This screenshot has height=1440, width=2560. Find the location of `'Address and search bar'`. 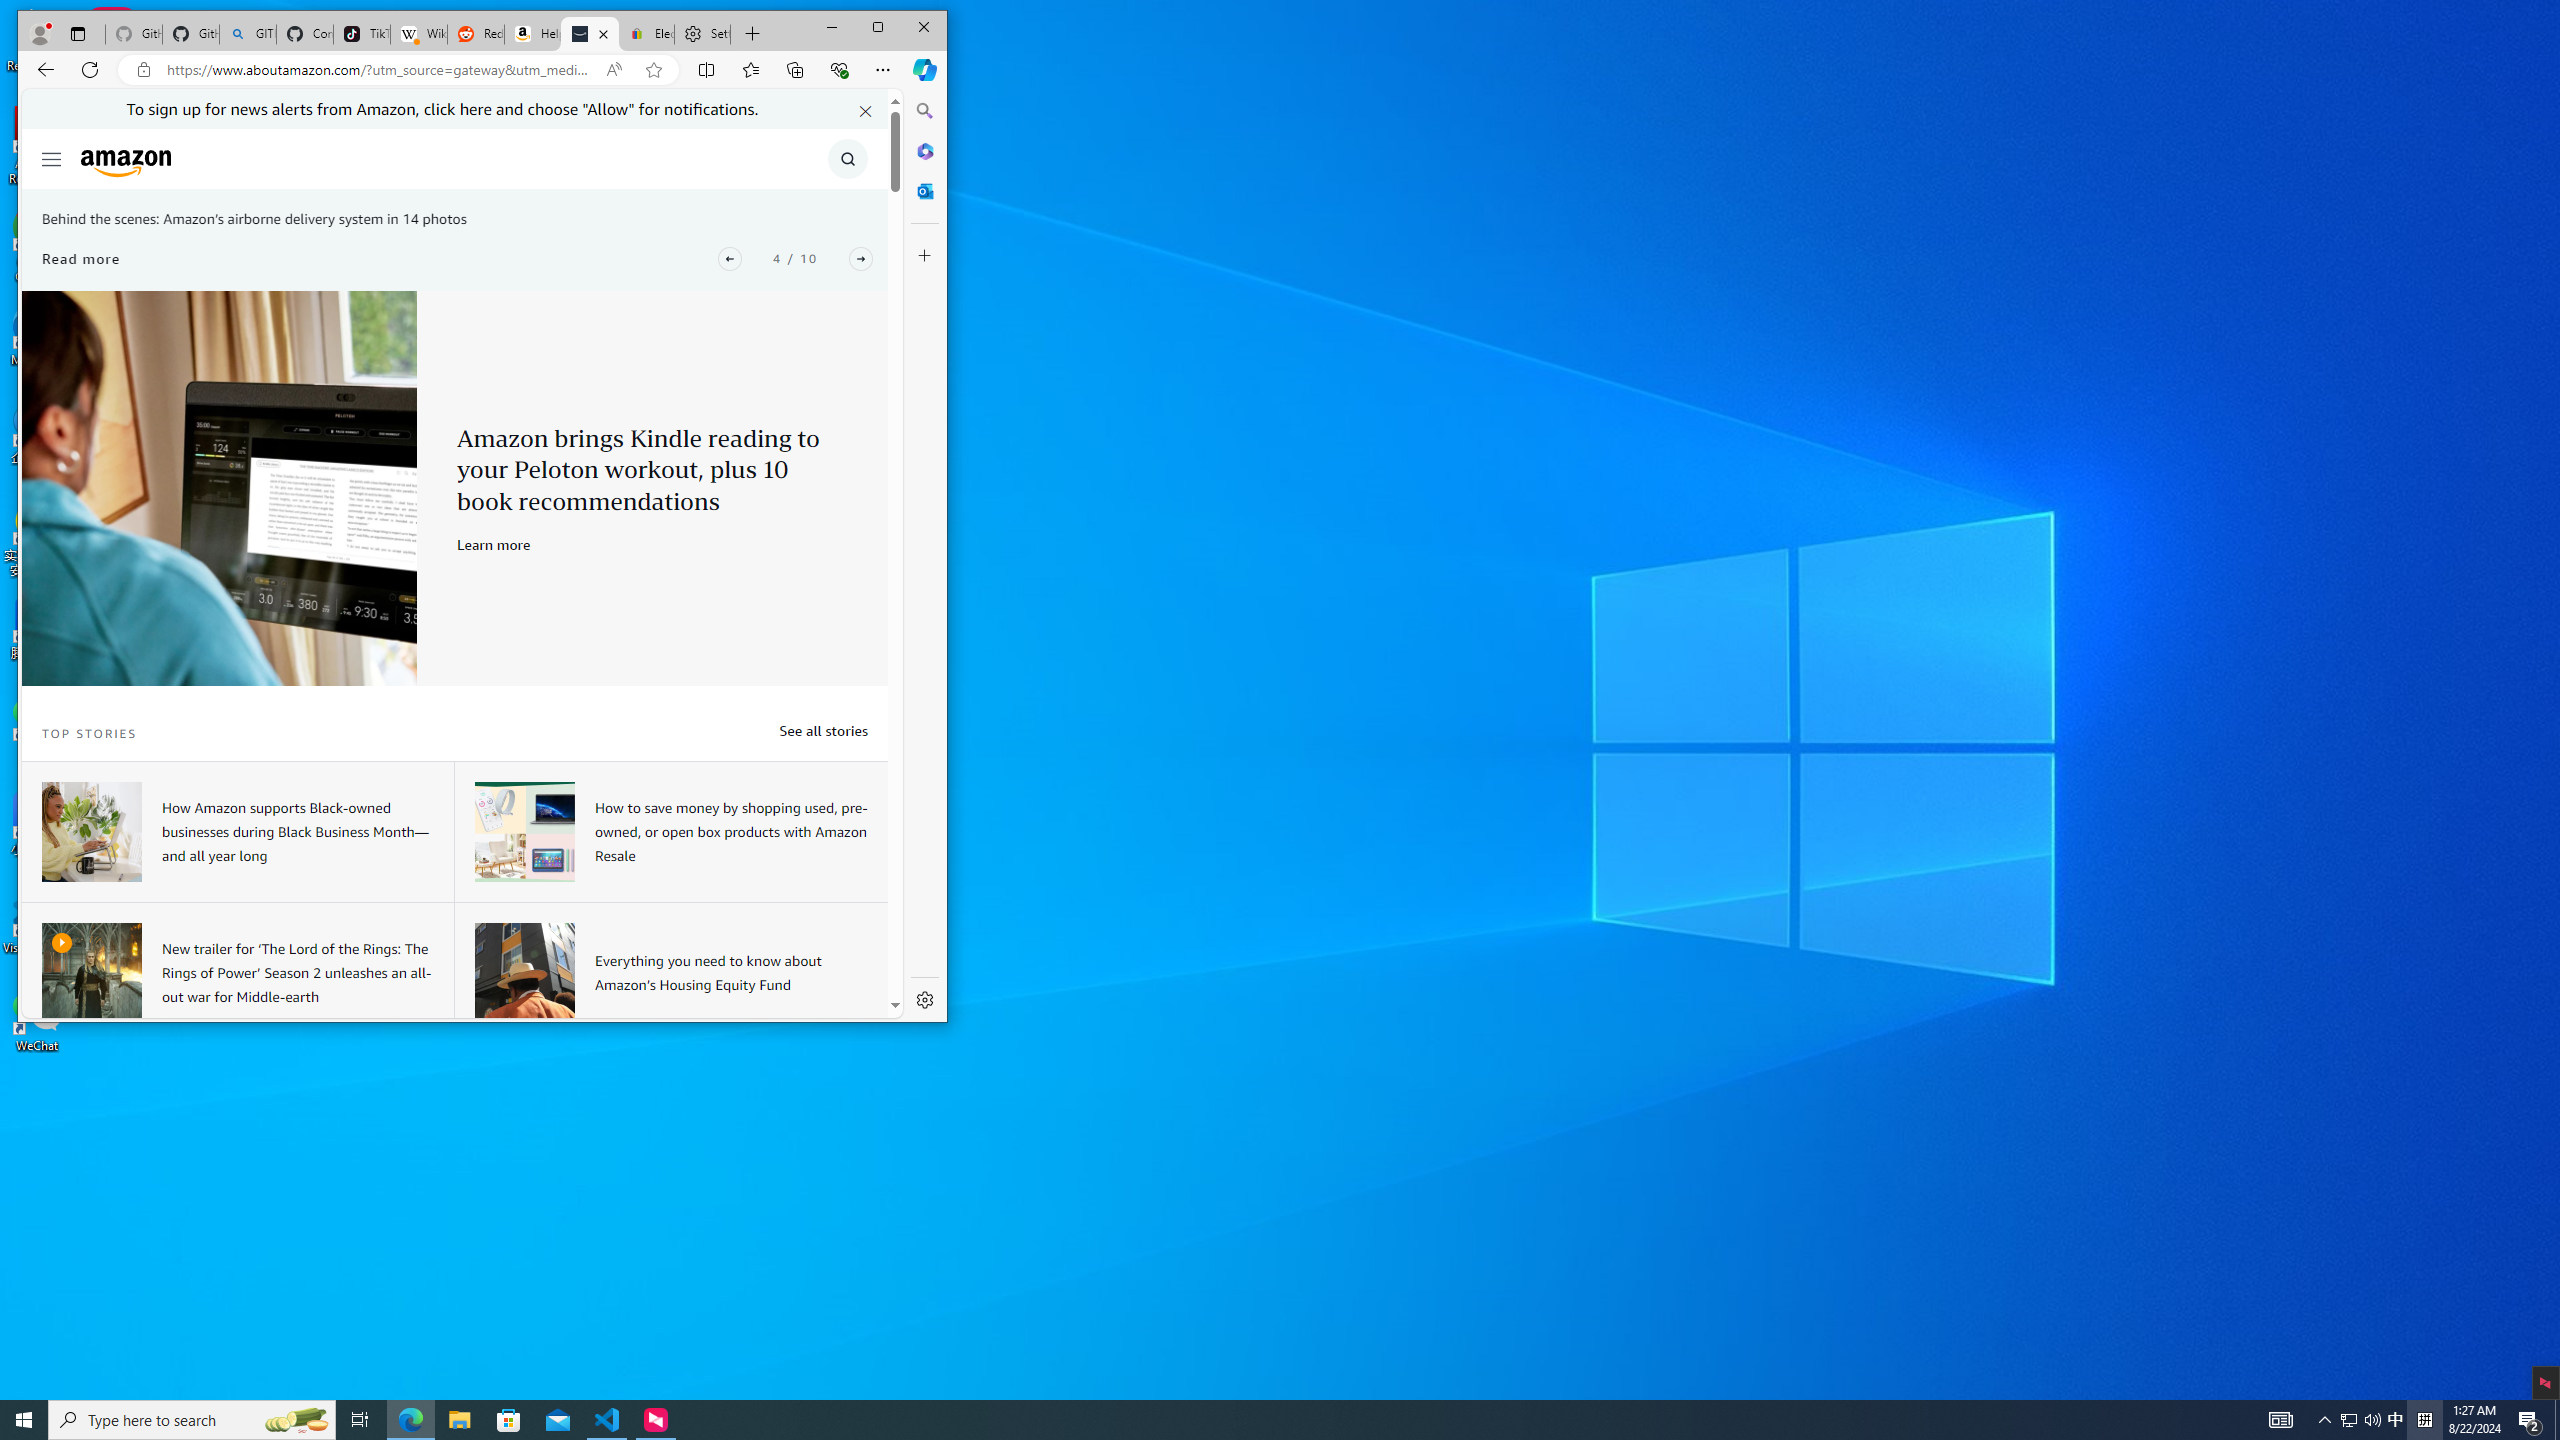

'Address and search bar' is located at coordinates (380, 69).